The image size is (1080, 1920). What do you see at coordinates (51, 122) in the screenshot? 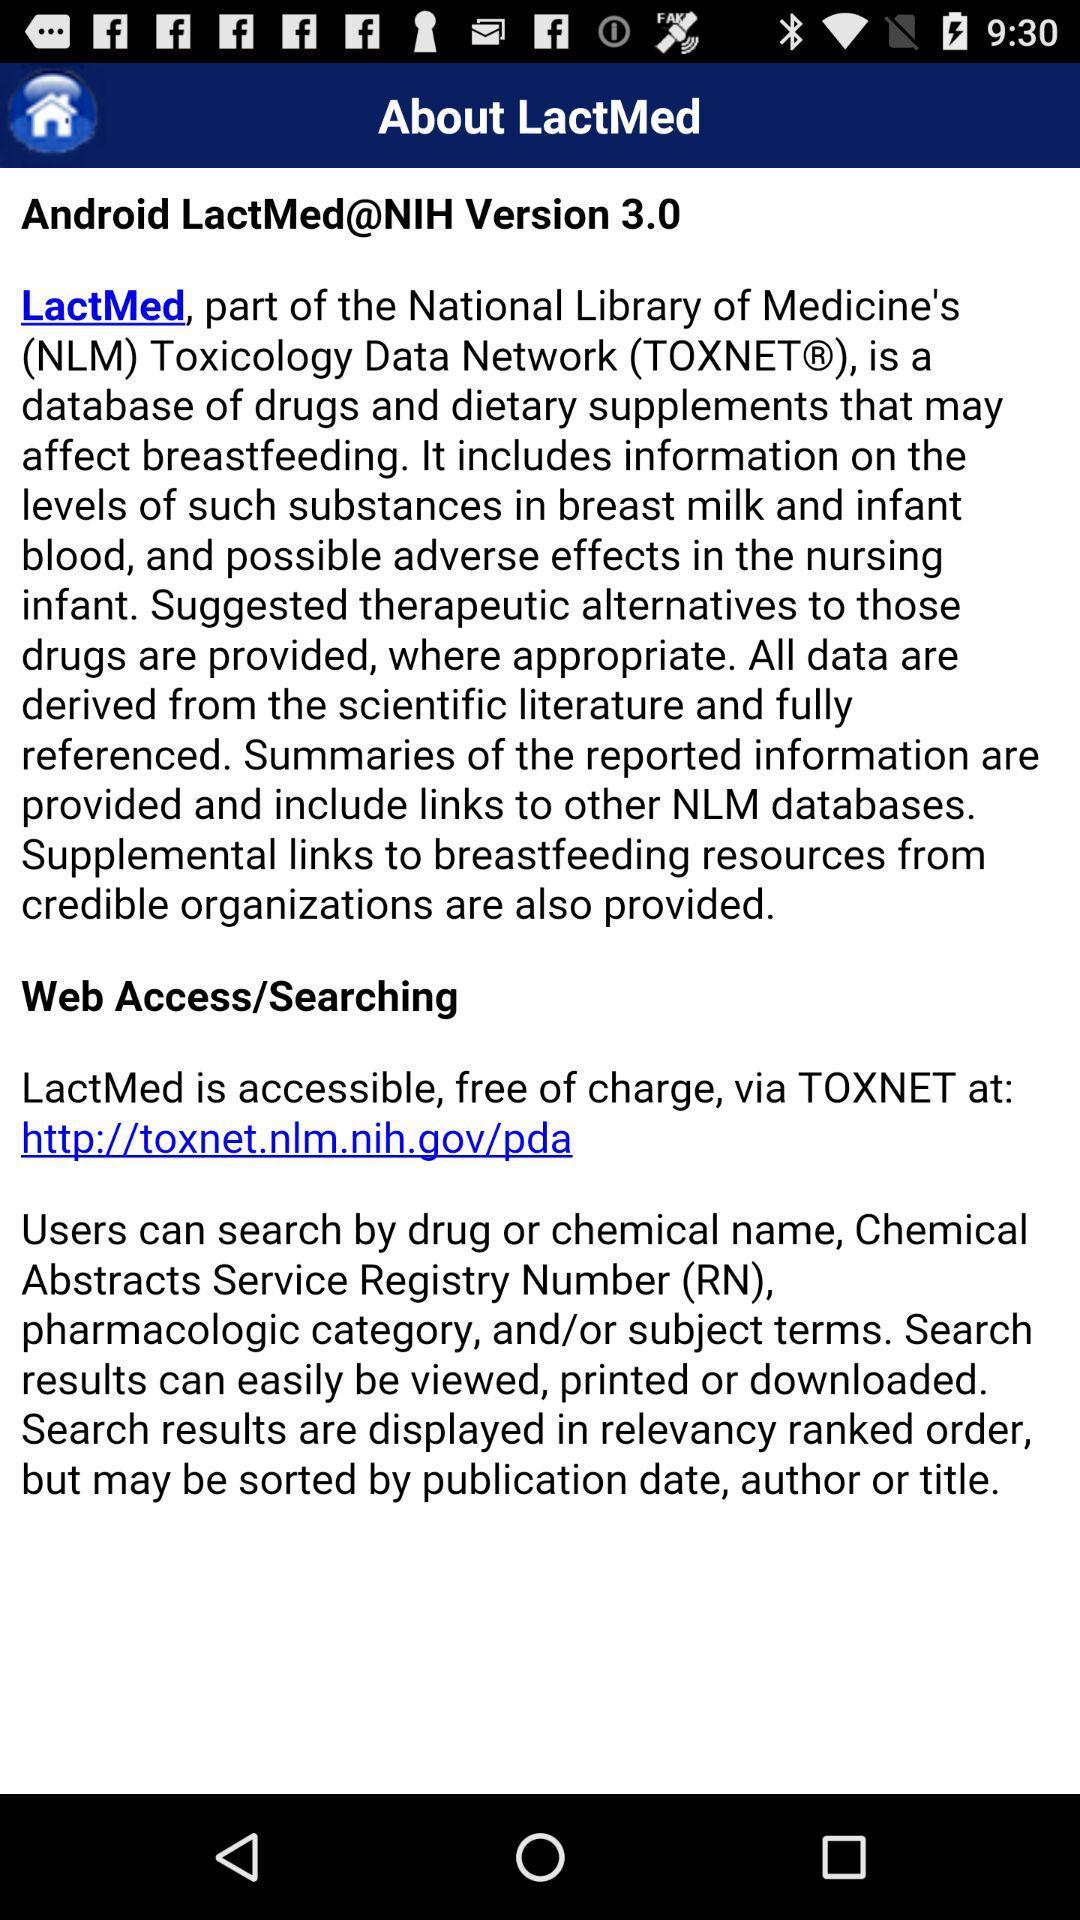
I see `the home icon` at bounding box center [51, 122].